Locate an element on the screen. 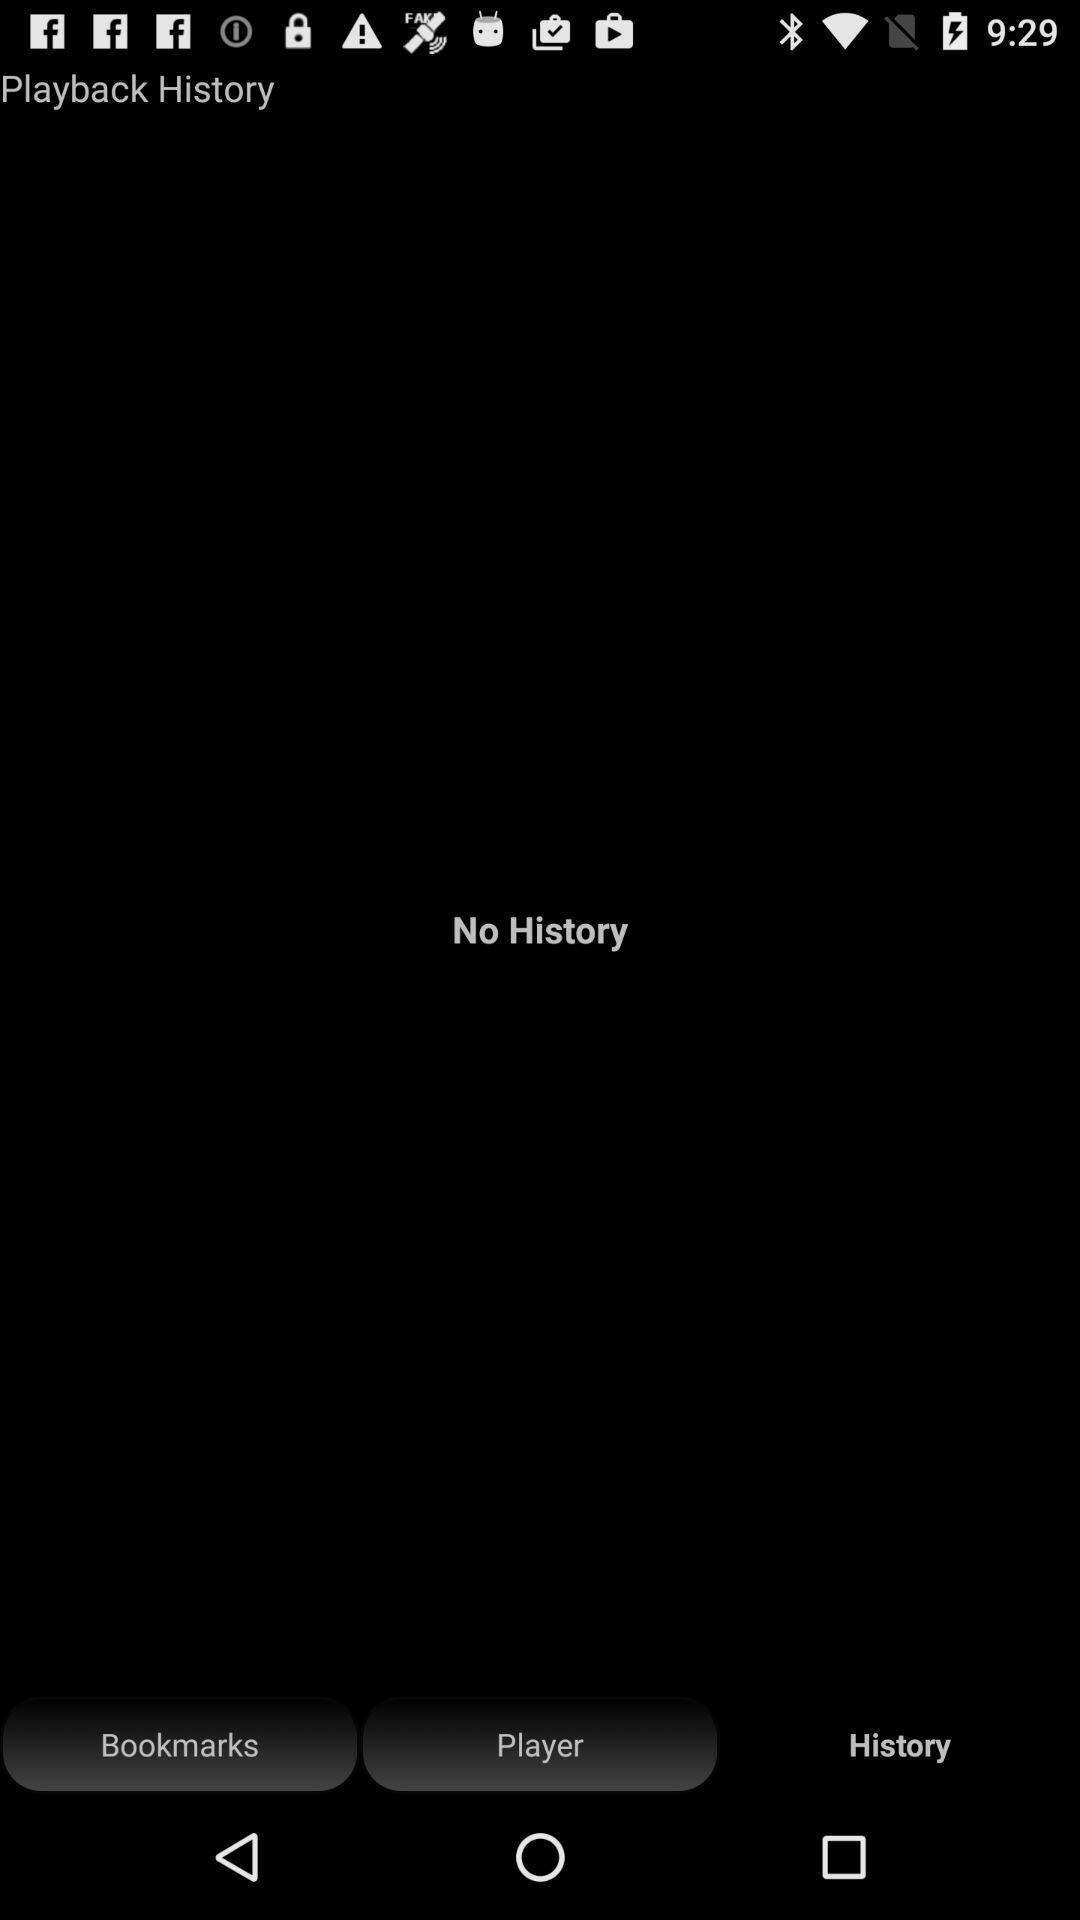  the player button is located at coordinates (540, 1744).